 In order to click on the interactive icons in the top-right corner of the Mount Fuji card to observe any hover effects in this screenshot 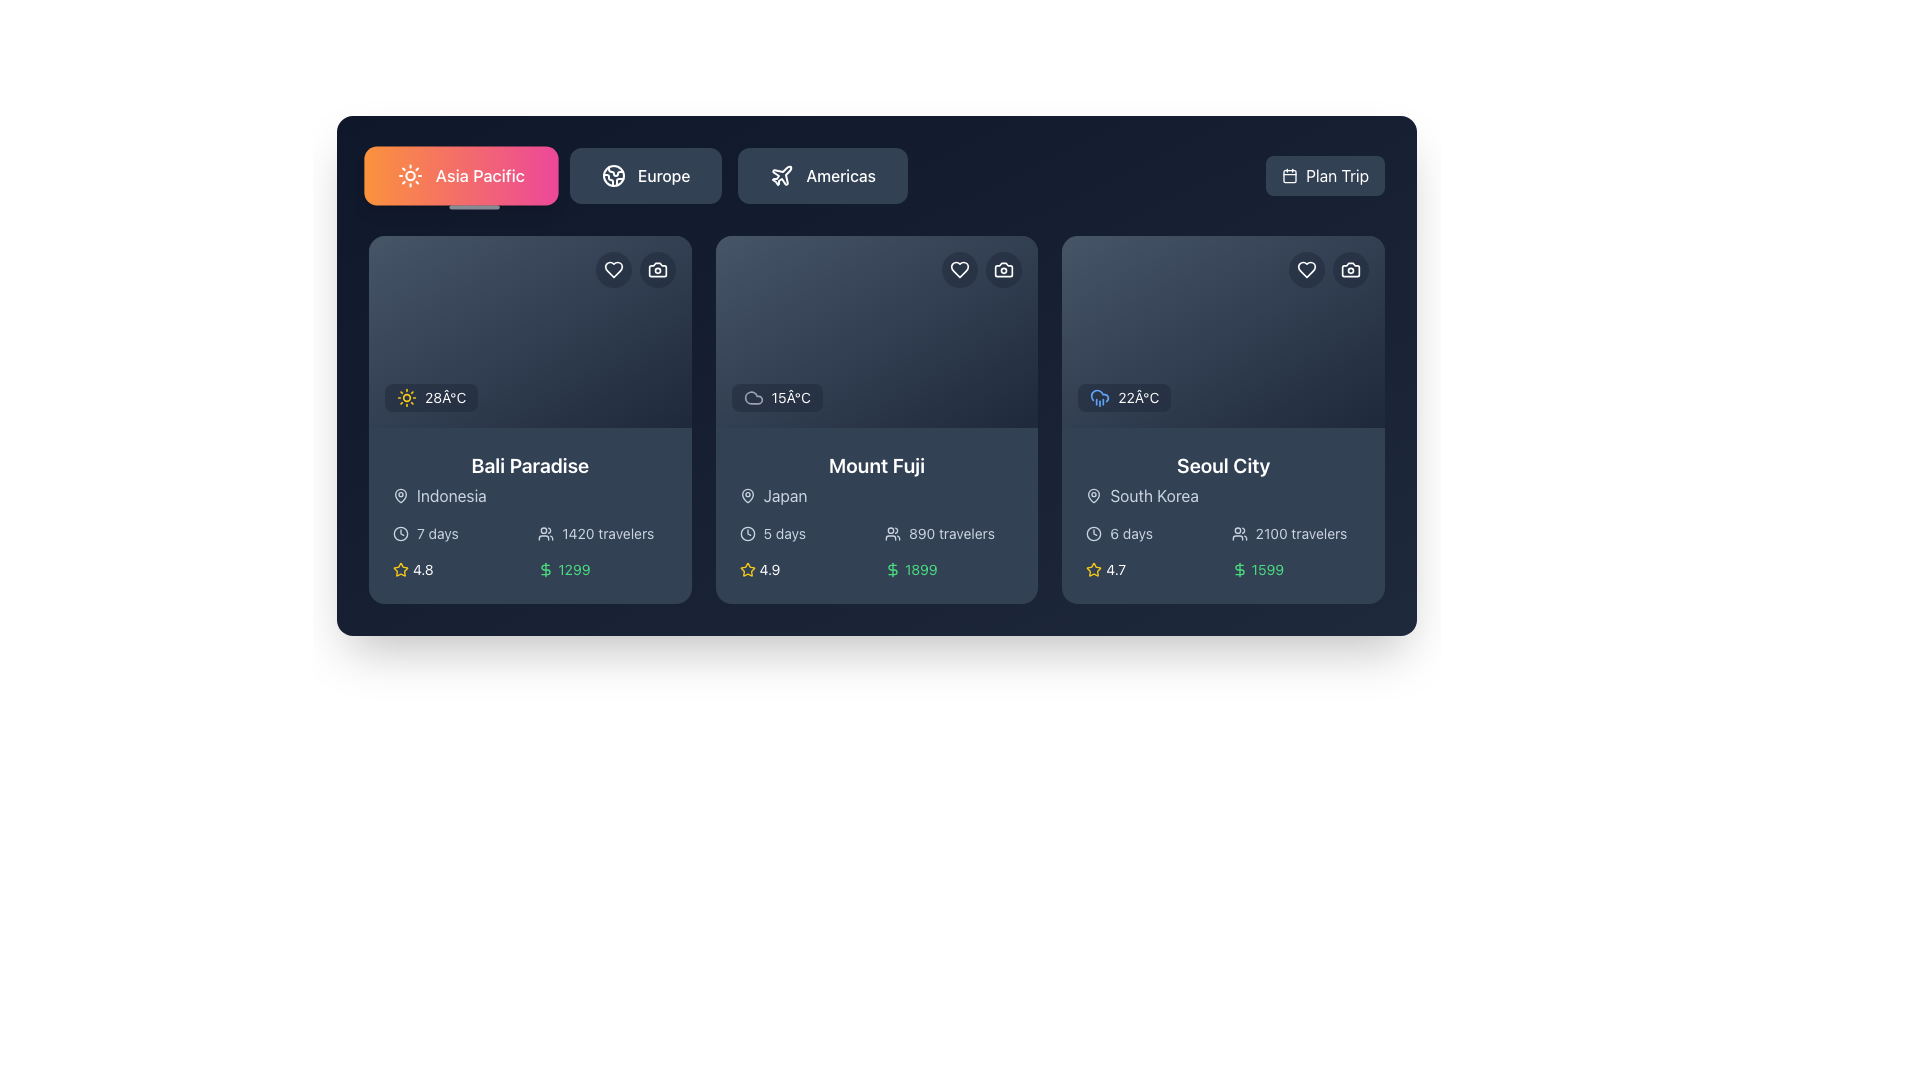, I will do `click(982, 270)`.